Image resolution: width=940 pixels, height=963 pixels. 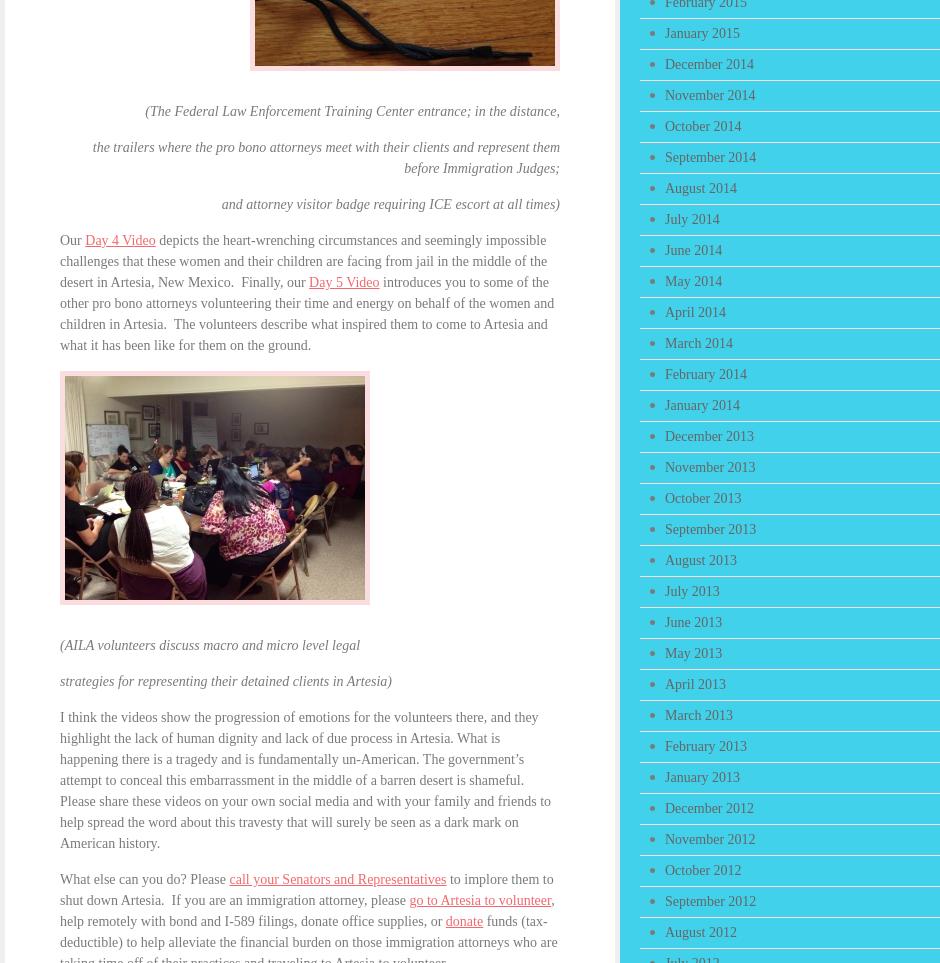 I want to click on 'depicts the heart-wrenching circumstances and seemingly impossible challenges that these women and their children are facing from jail in the middle of the desert in Artesia, New Mexico.  Finally, our', so click(x=302, y=261).